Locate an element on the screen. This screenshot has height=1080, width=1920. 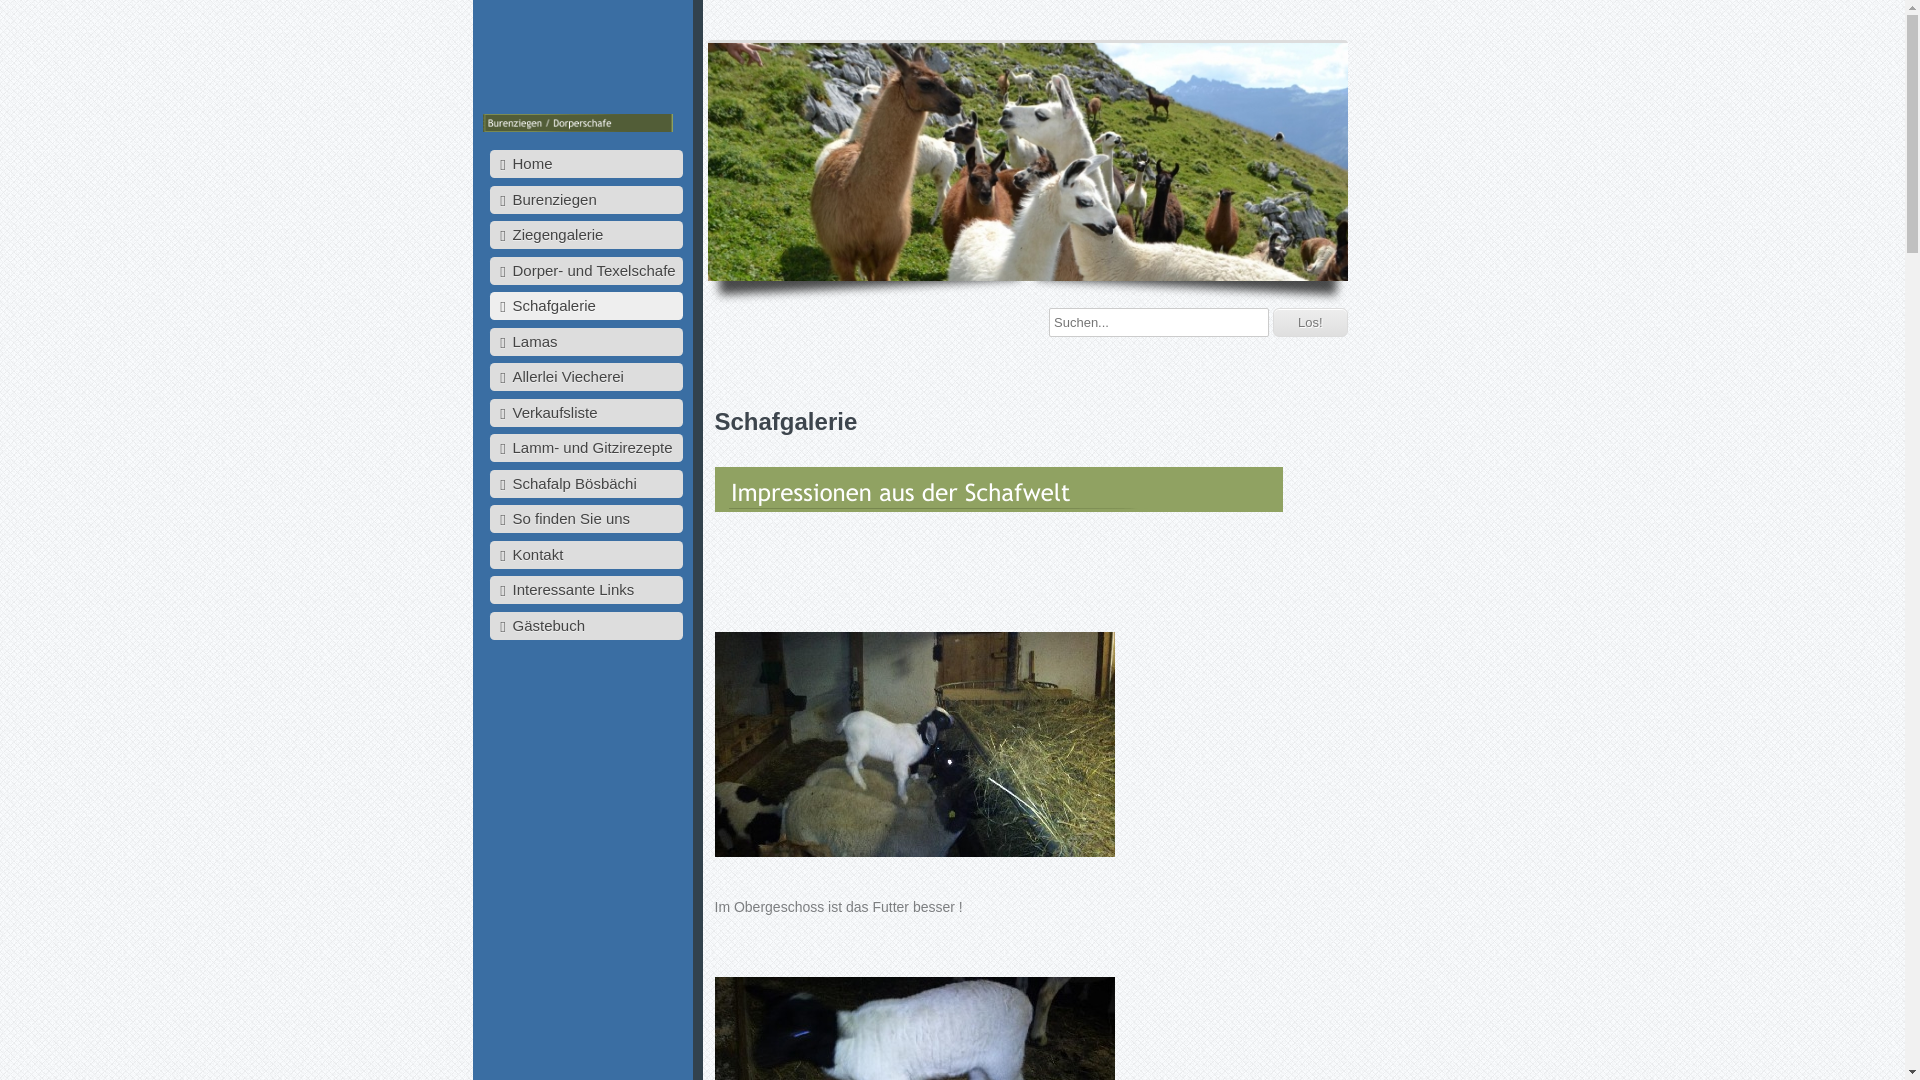
'Allerlei Viecherei' is located at coordinates (585, 377).